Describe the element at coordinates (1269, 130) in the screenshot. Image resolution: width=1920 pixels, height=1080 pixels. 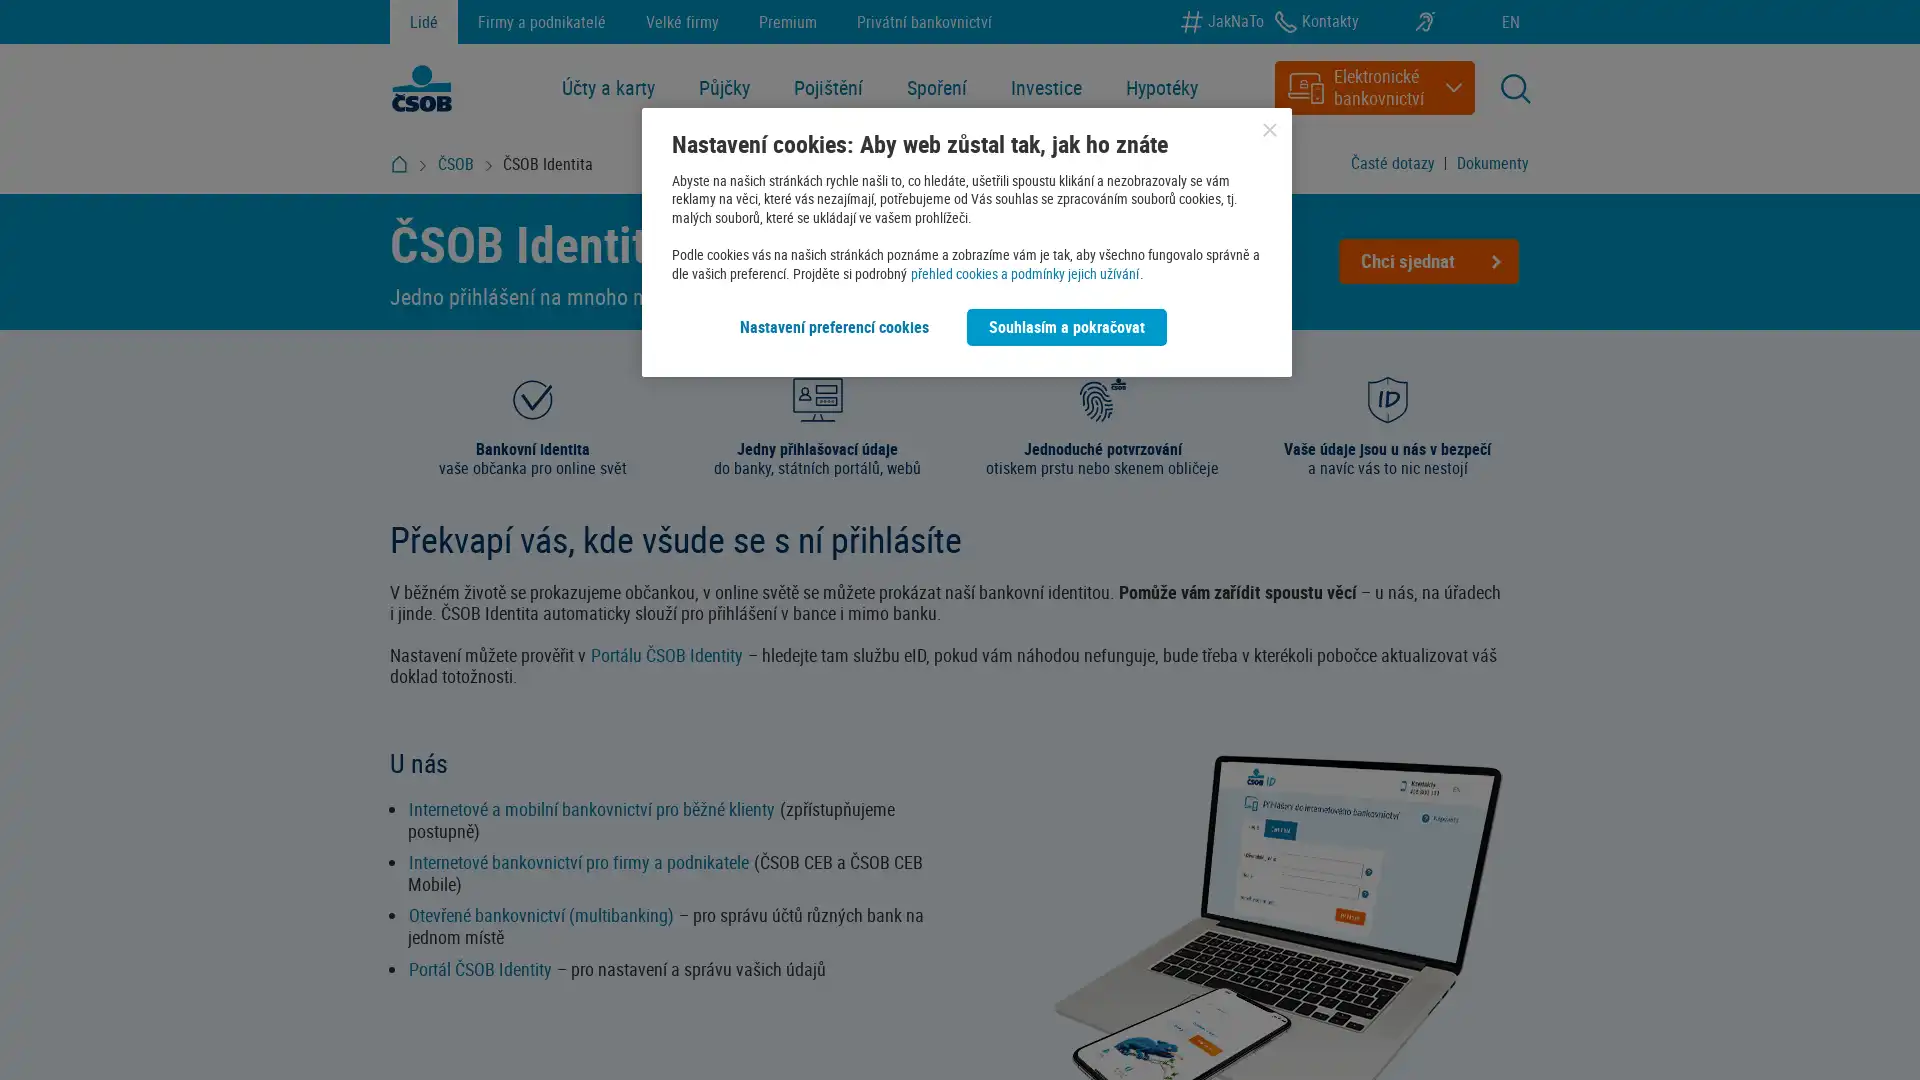
I see `Zavrit` at that location.